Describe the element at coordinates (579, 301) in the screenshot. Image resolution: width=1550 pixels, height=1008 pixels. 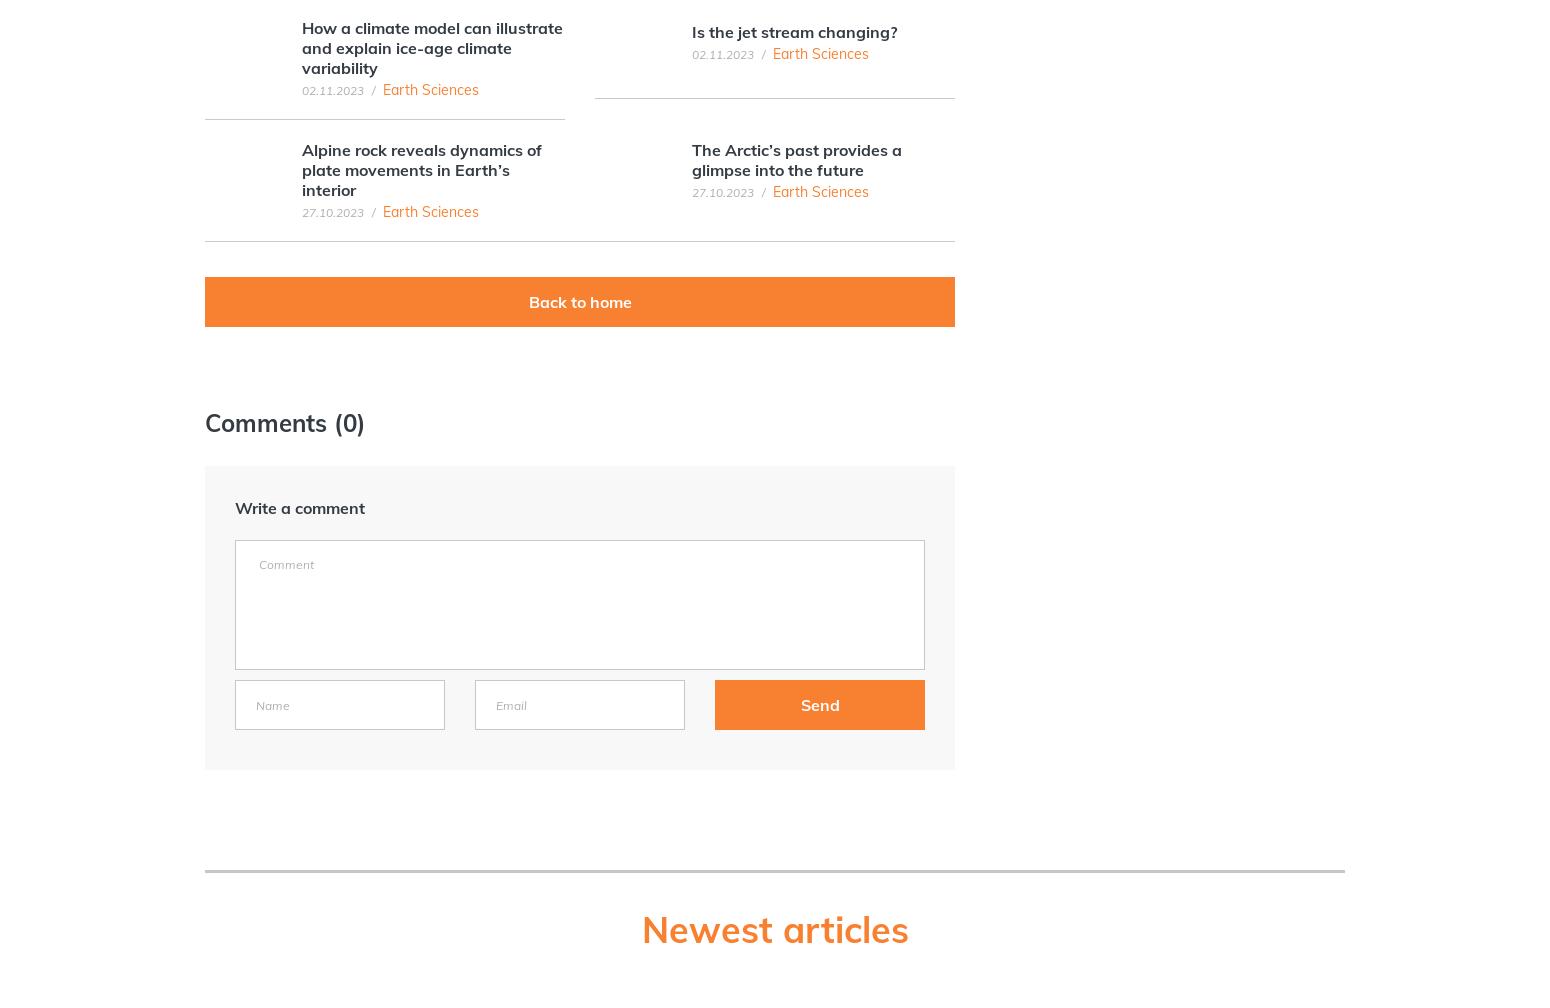
I see `'Back to home'` at that location.